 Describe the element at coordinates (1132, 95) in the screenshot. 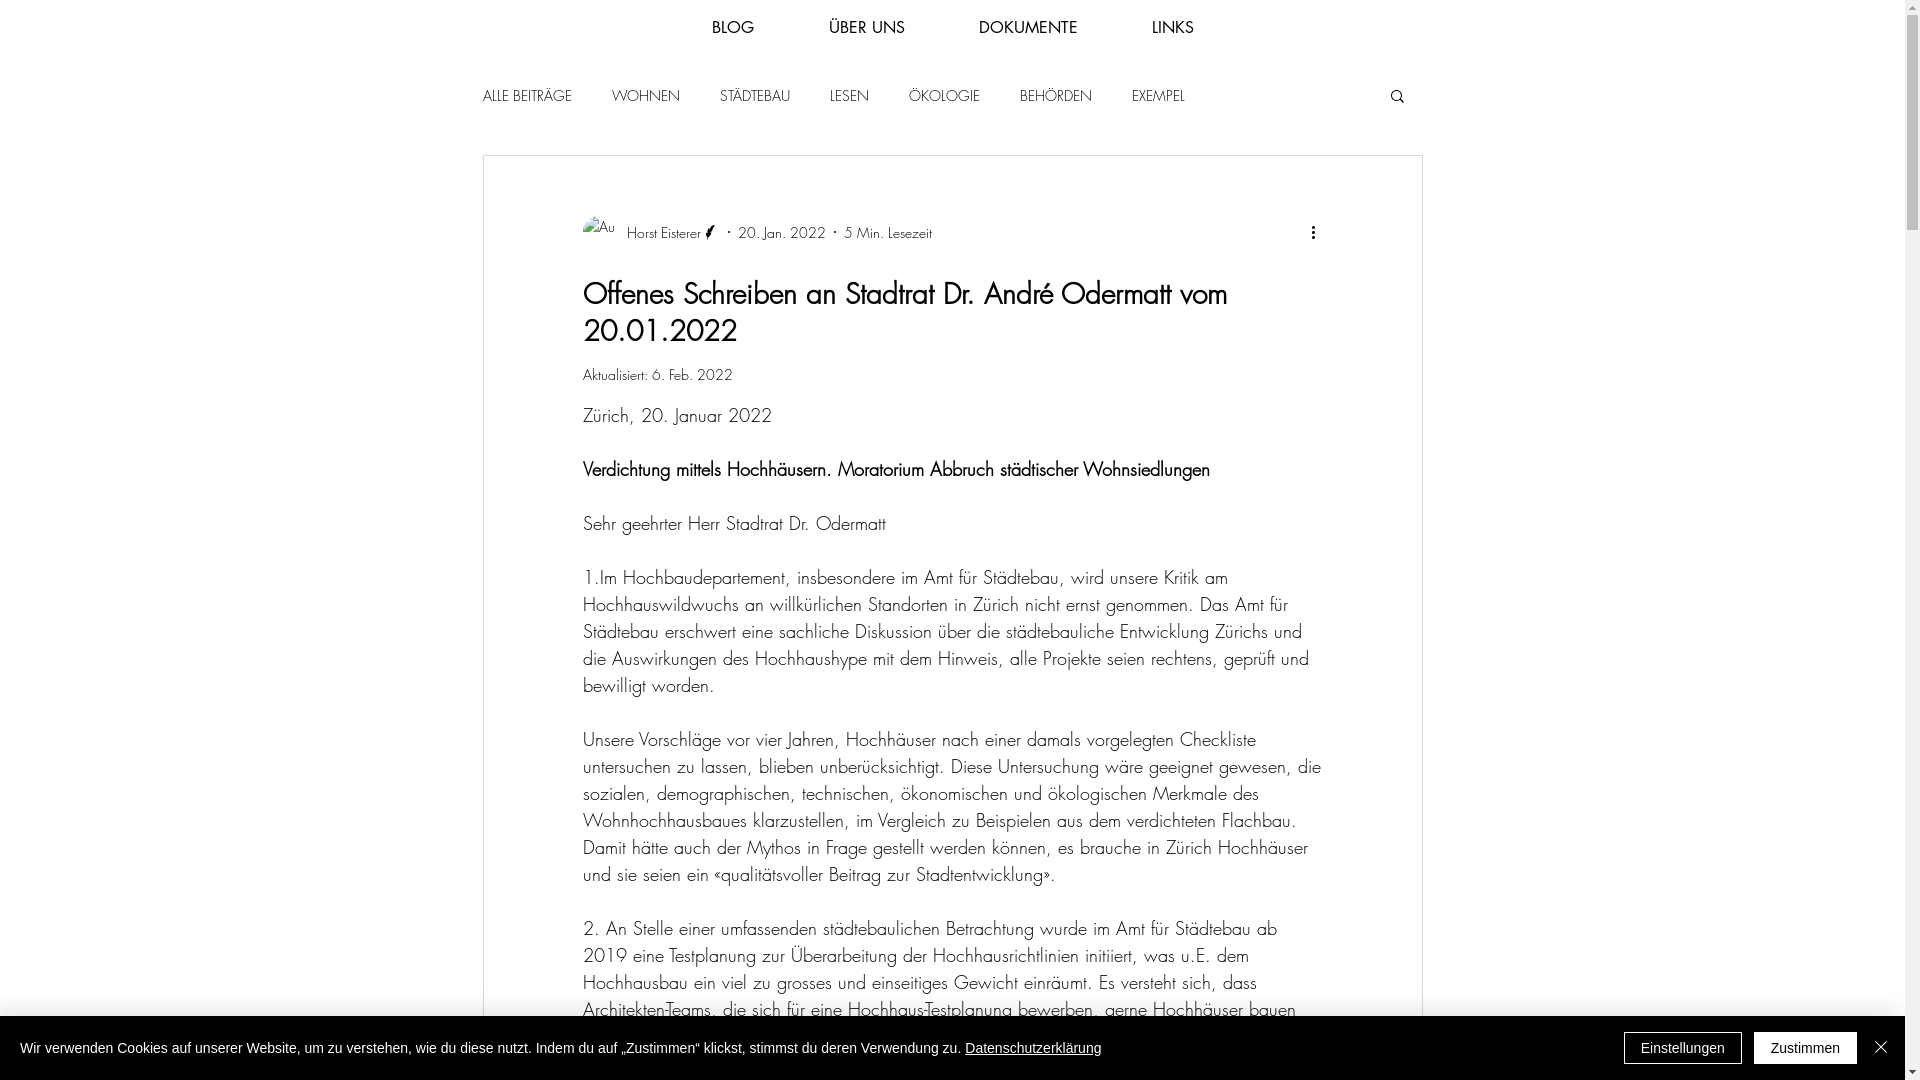

I see `'EXEMPEL'` at that location.